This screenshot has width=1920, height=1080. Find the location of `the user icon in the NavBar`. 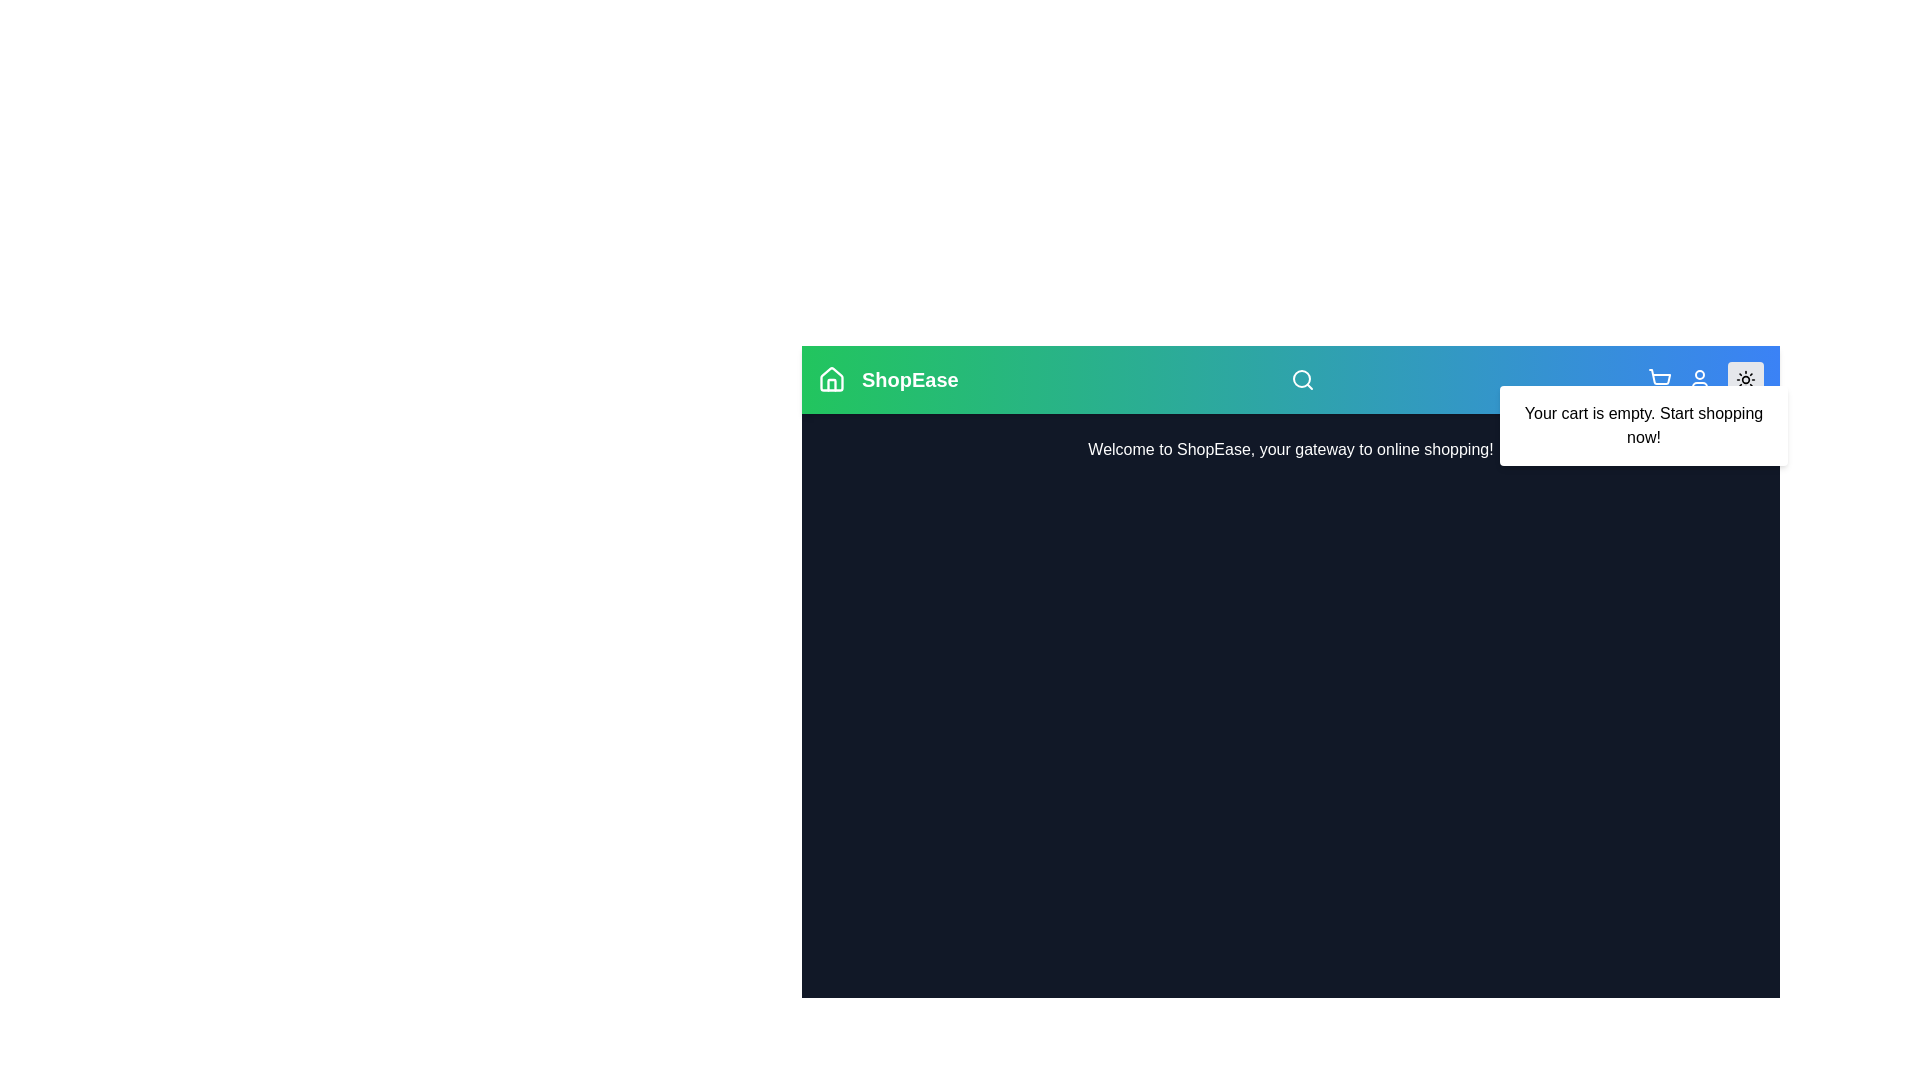

the user icon in the NavBar is located at coordinates (1698, 380).